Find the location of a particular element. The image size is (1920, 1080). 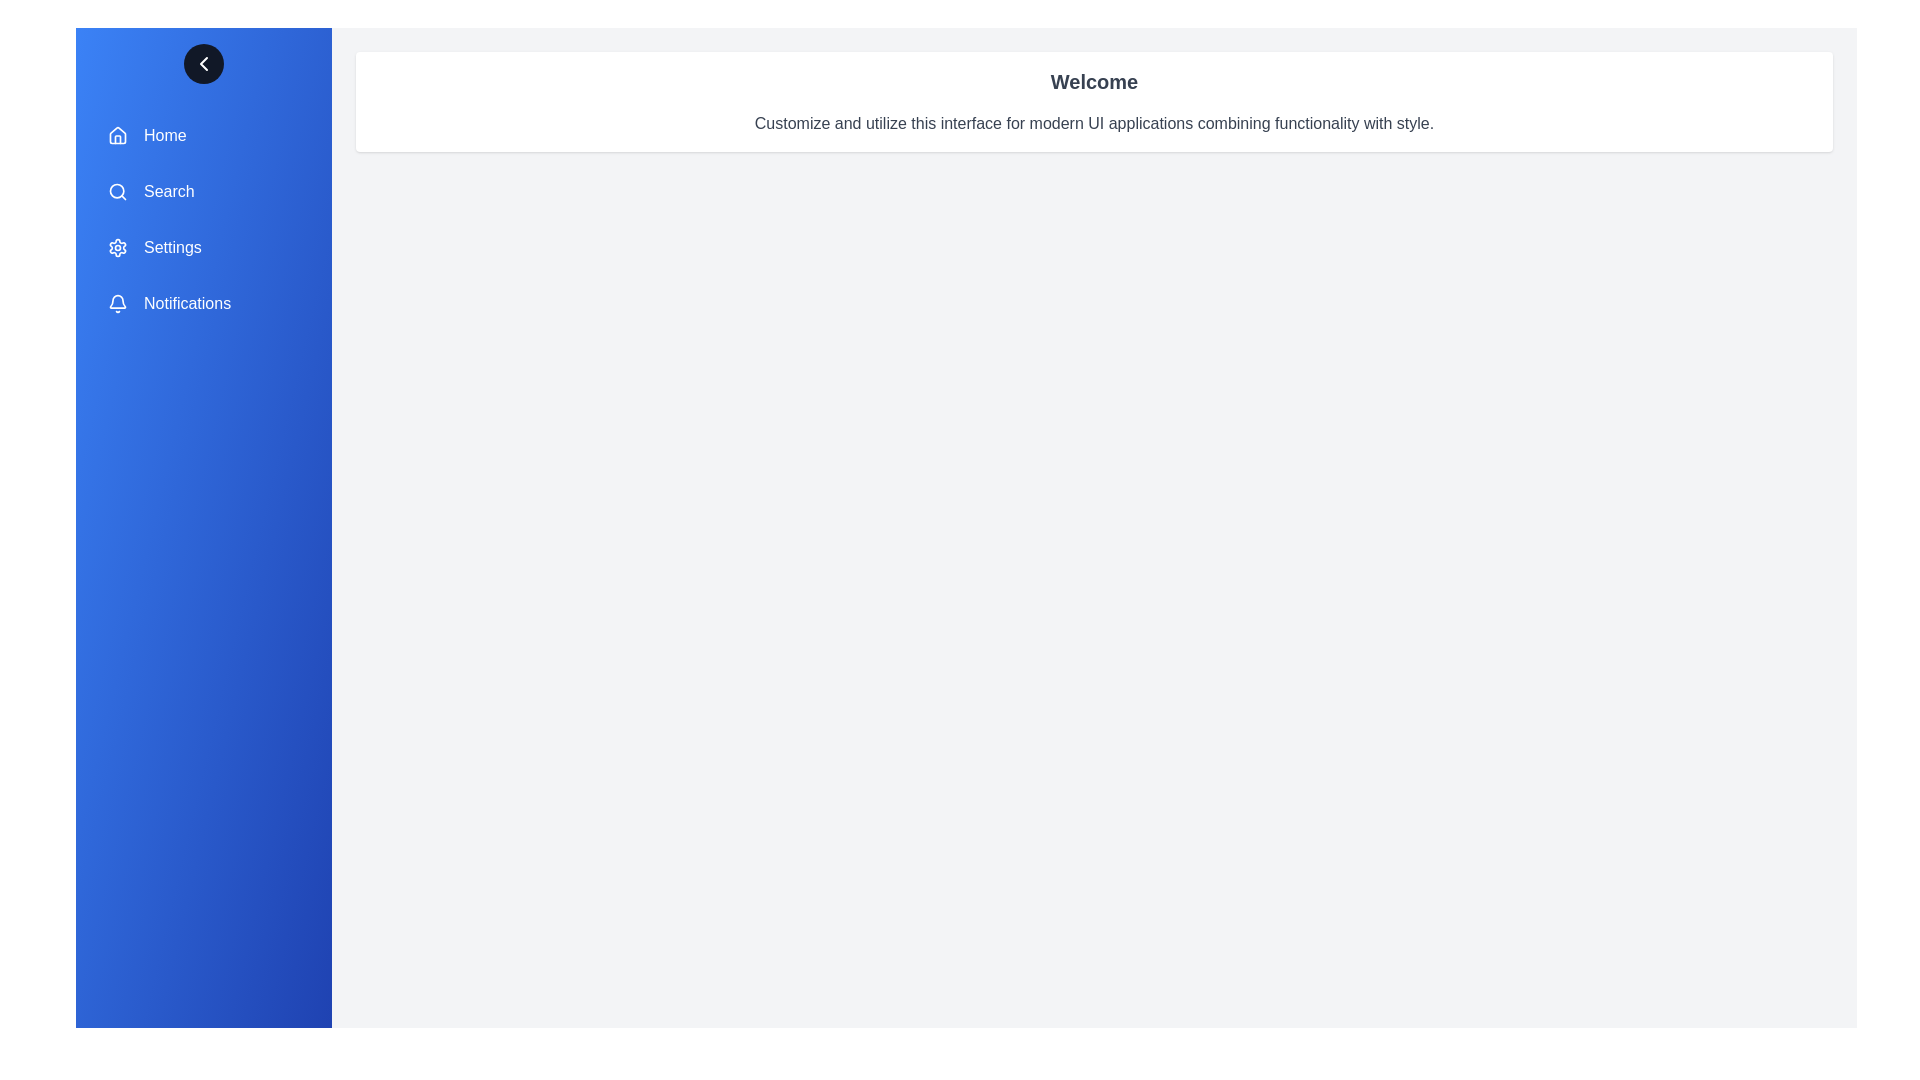

the menu item labeled 'Search' to navigate or trigger its action is located at coordinates (203, 192).